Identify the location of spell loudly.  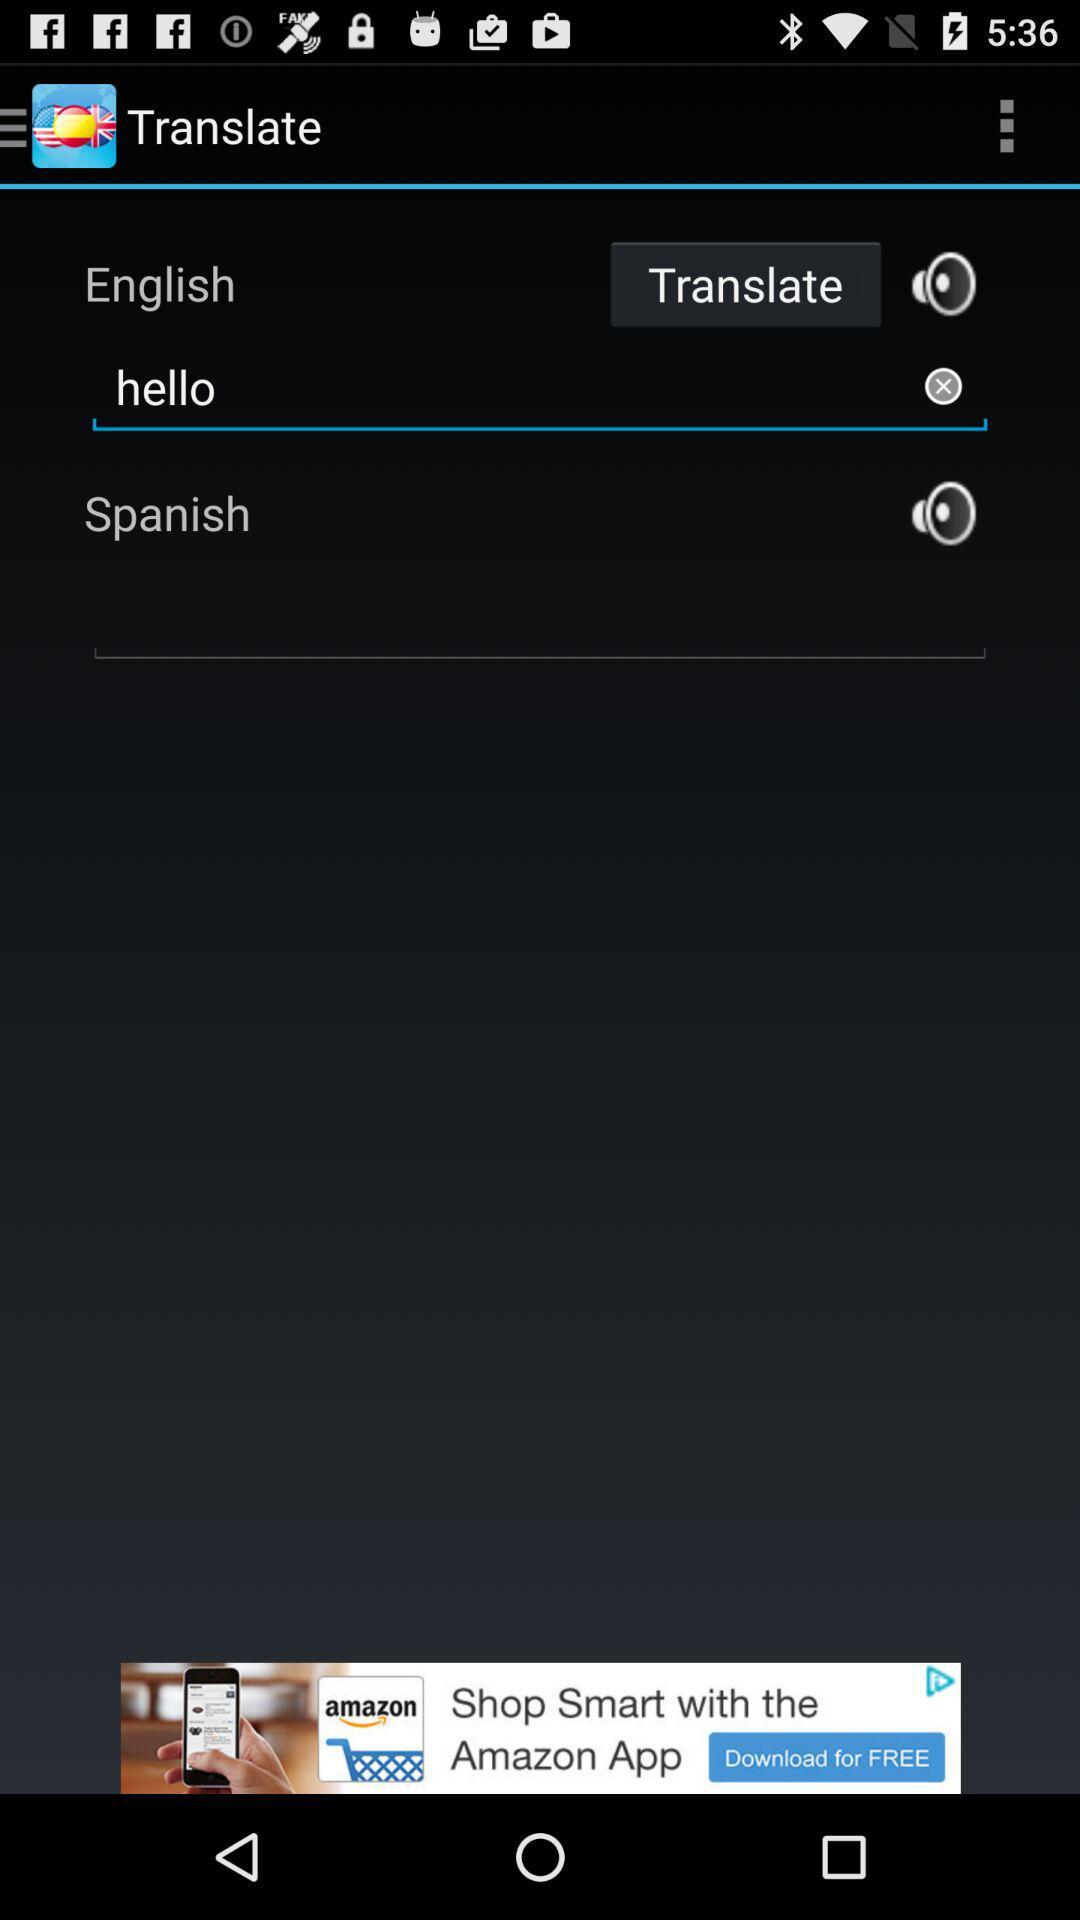
(943, 282).